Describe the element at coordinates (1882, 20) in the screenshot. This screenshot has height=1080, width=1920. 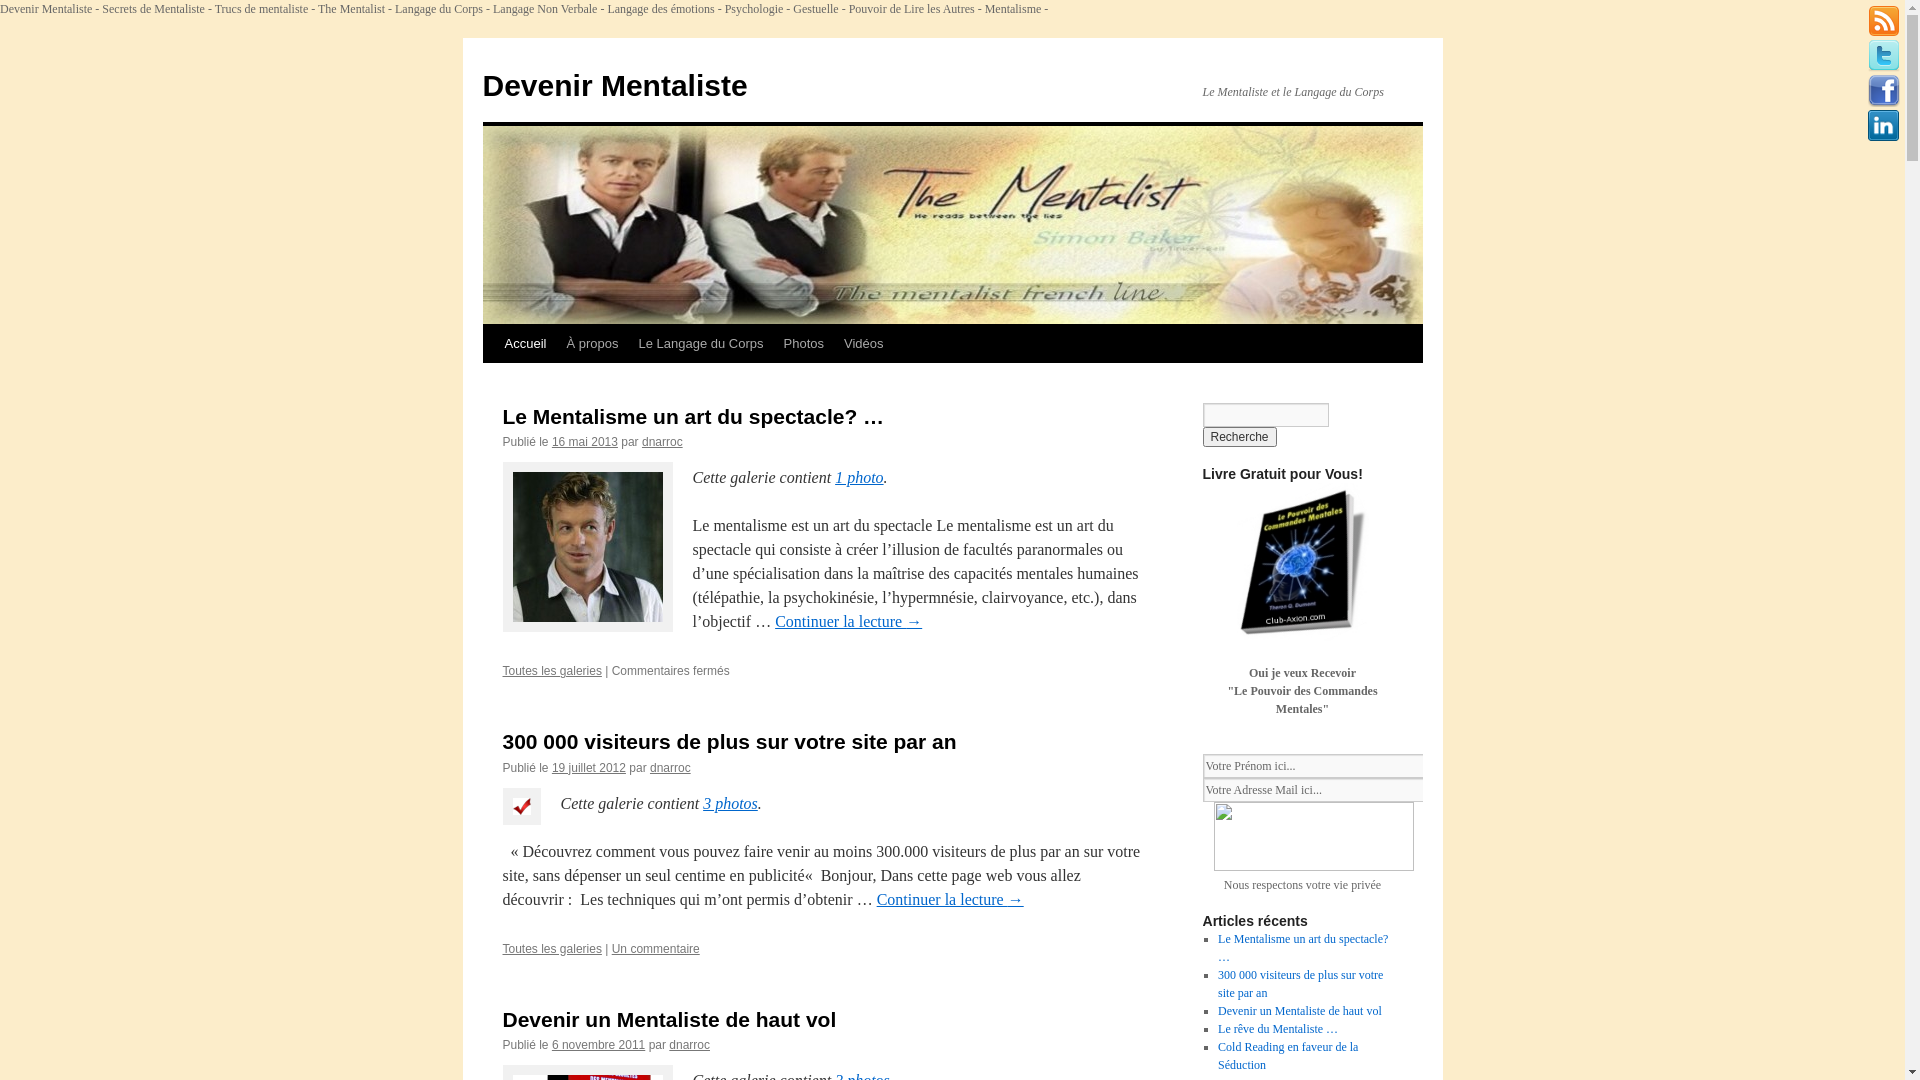
I see `'Rss Feed'` at that location.